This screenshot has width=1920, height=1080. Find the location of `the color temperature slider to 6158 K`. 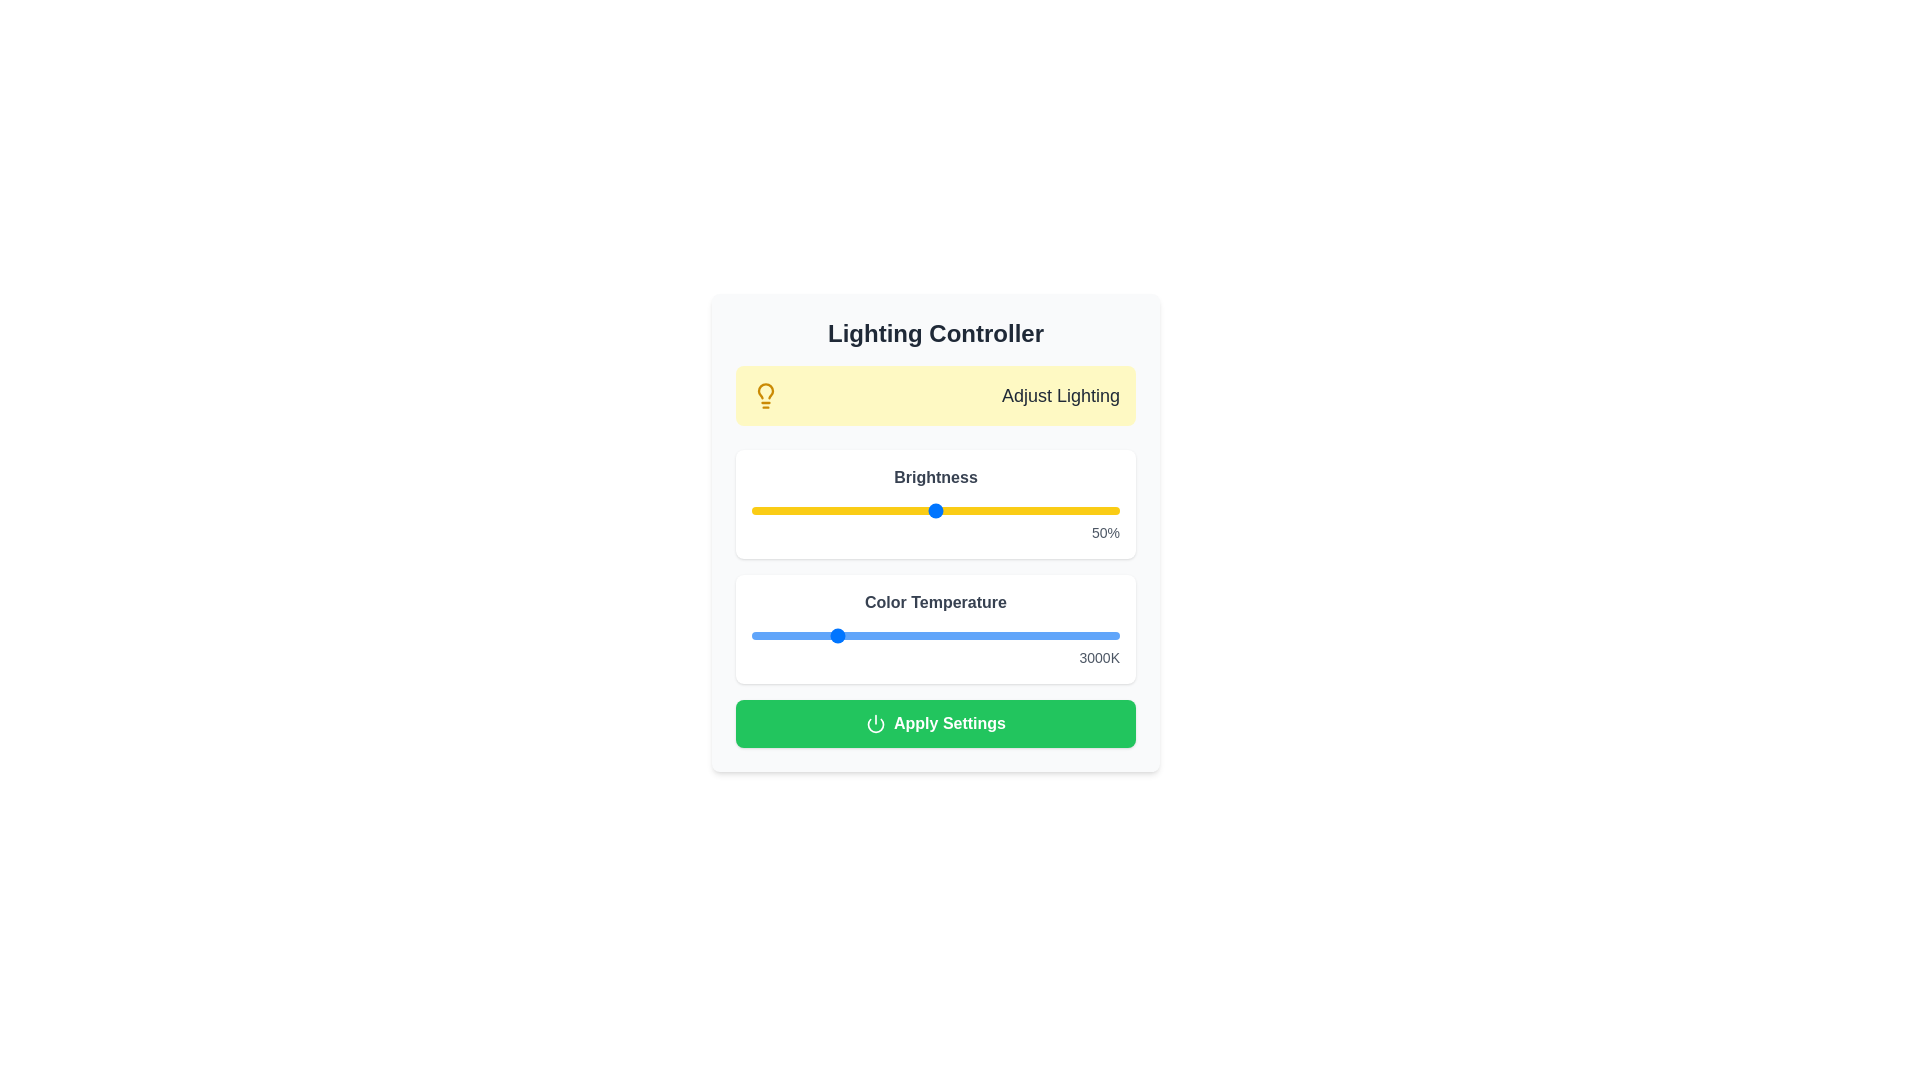

the color temperature slider to 6158 K is located at coordinates (962, 636).